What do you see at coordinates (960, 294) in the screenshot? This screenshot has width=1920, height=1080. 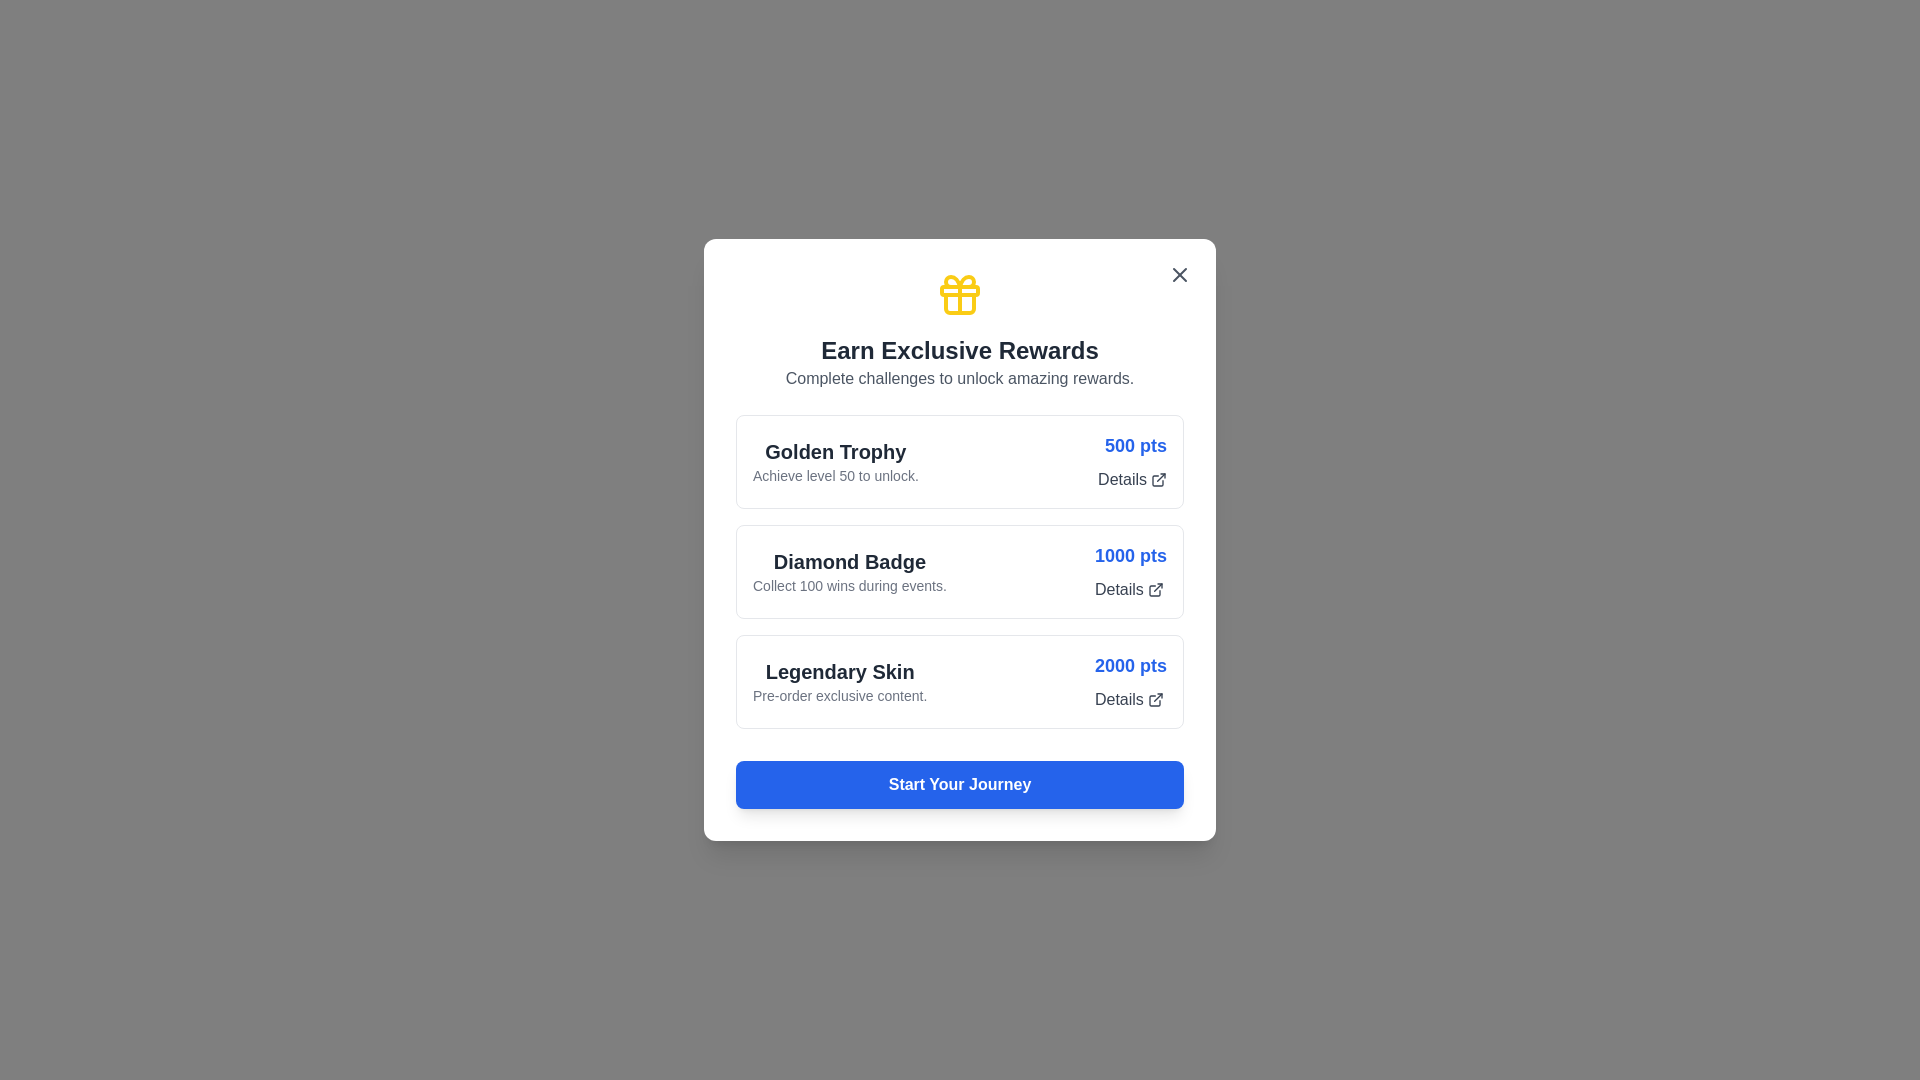 I see `the decorative icon representing rewards or gifts, located at the top-center of the modal window above the 'Earn Exclusive Rewards' text` at bounding box center [960, 294].